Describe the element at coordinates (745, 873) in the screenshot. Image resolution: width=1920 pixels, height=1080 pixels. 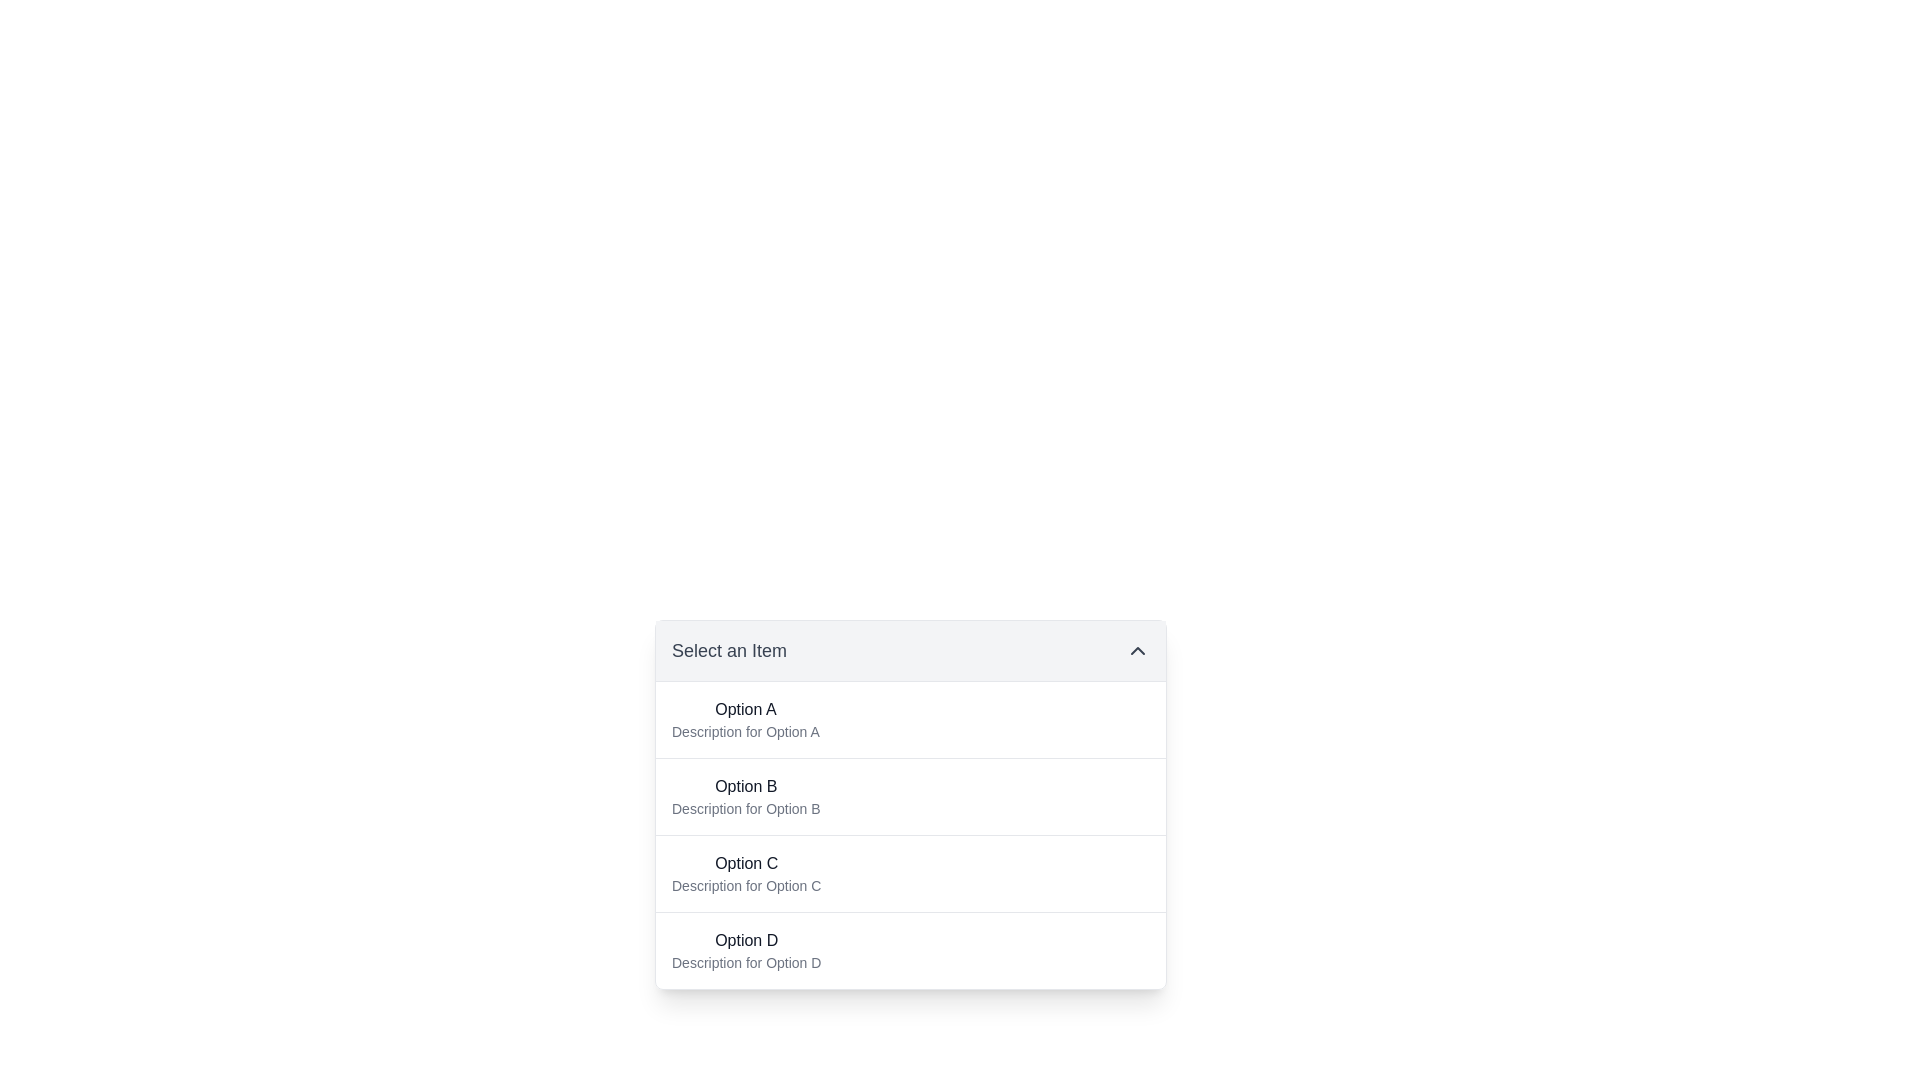
I see `the list item labeled 'Option C' that is the third item in the dropdown list under the heading 'Select an Item'` at that location.